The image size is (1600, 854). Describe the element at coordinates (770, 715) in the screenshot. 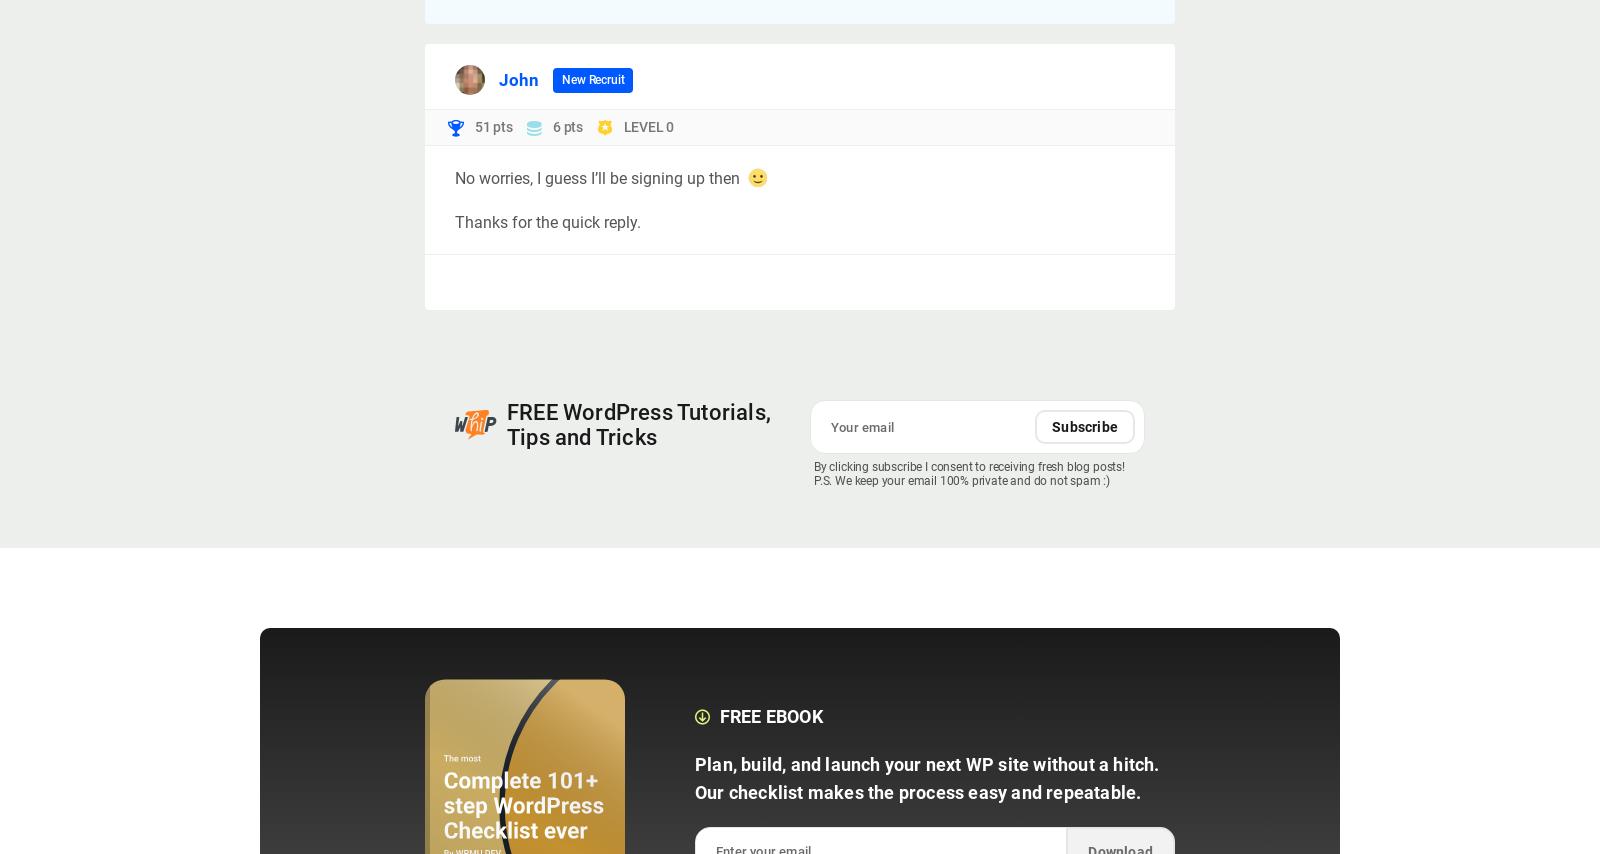

I see `'FREE EBOOK'` at that location.